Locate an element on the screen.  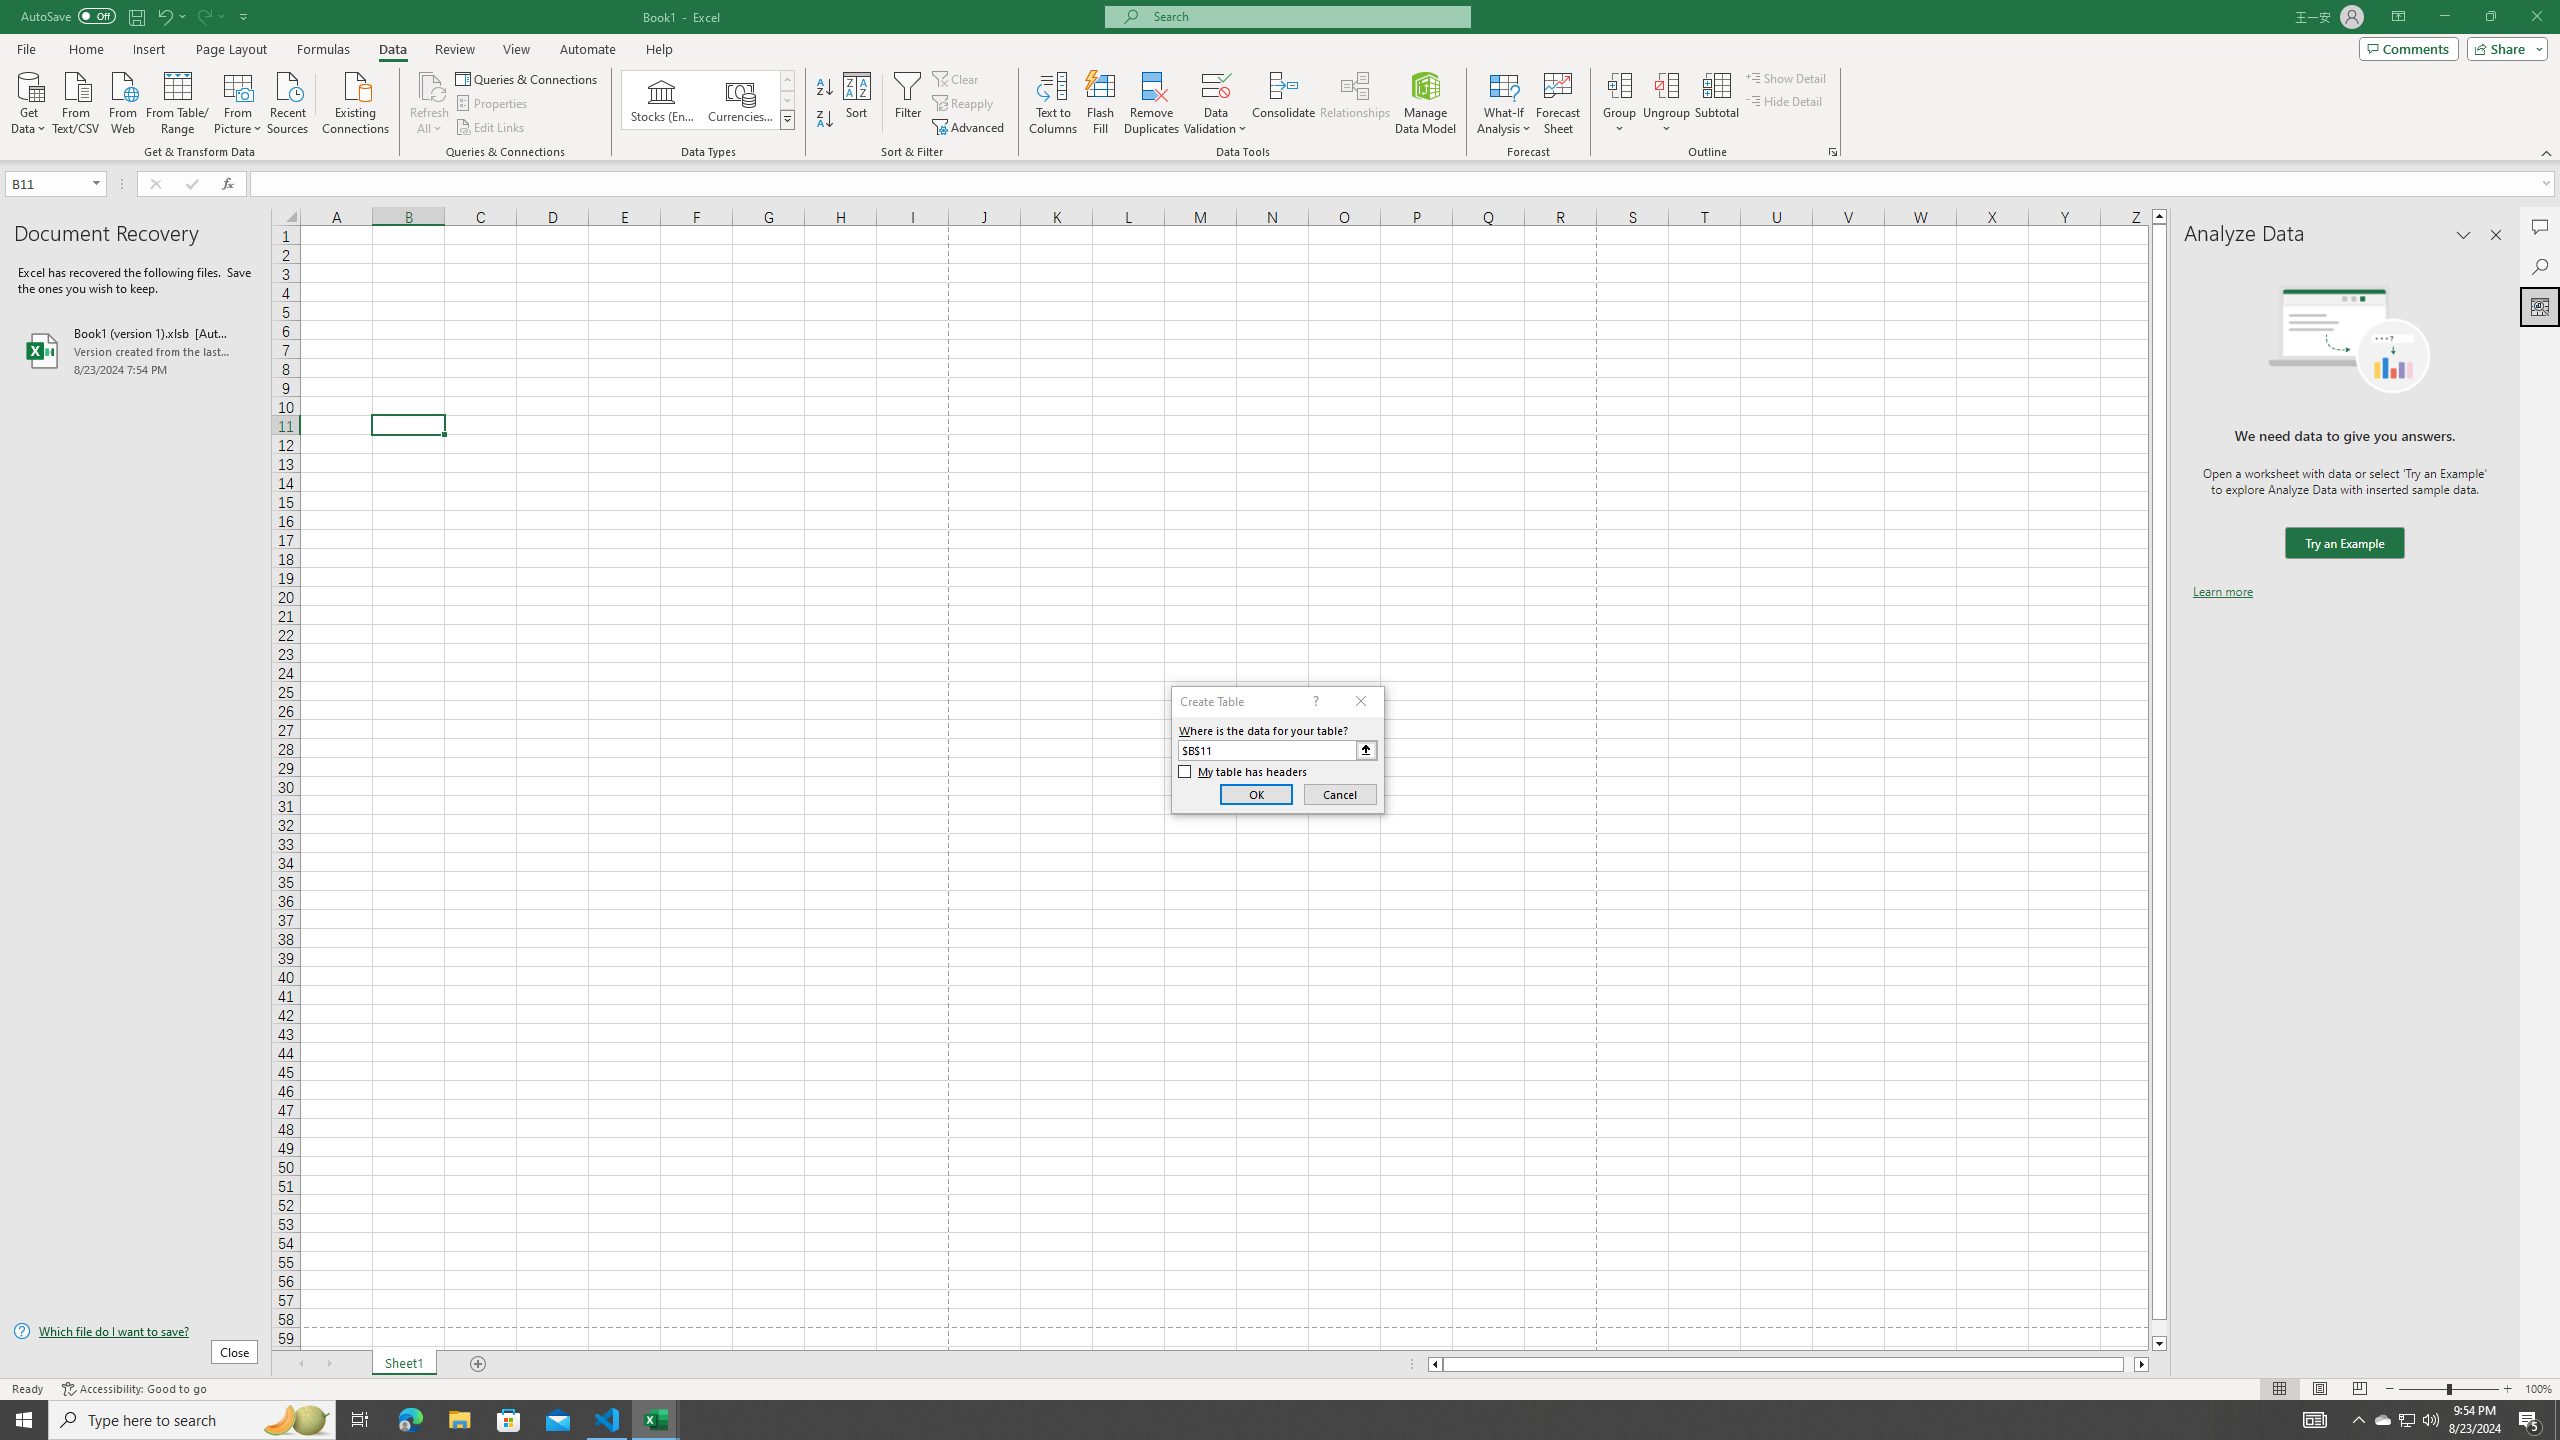
'Advanced...' is located at coordinates (970, 127).